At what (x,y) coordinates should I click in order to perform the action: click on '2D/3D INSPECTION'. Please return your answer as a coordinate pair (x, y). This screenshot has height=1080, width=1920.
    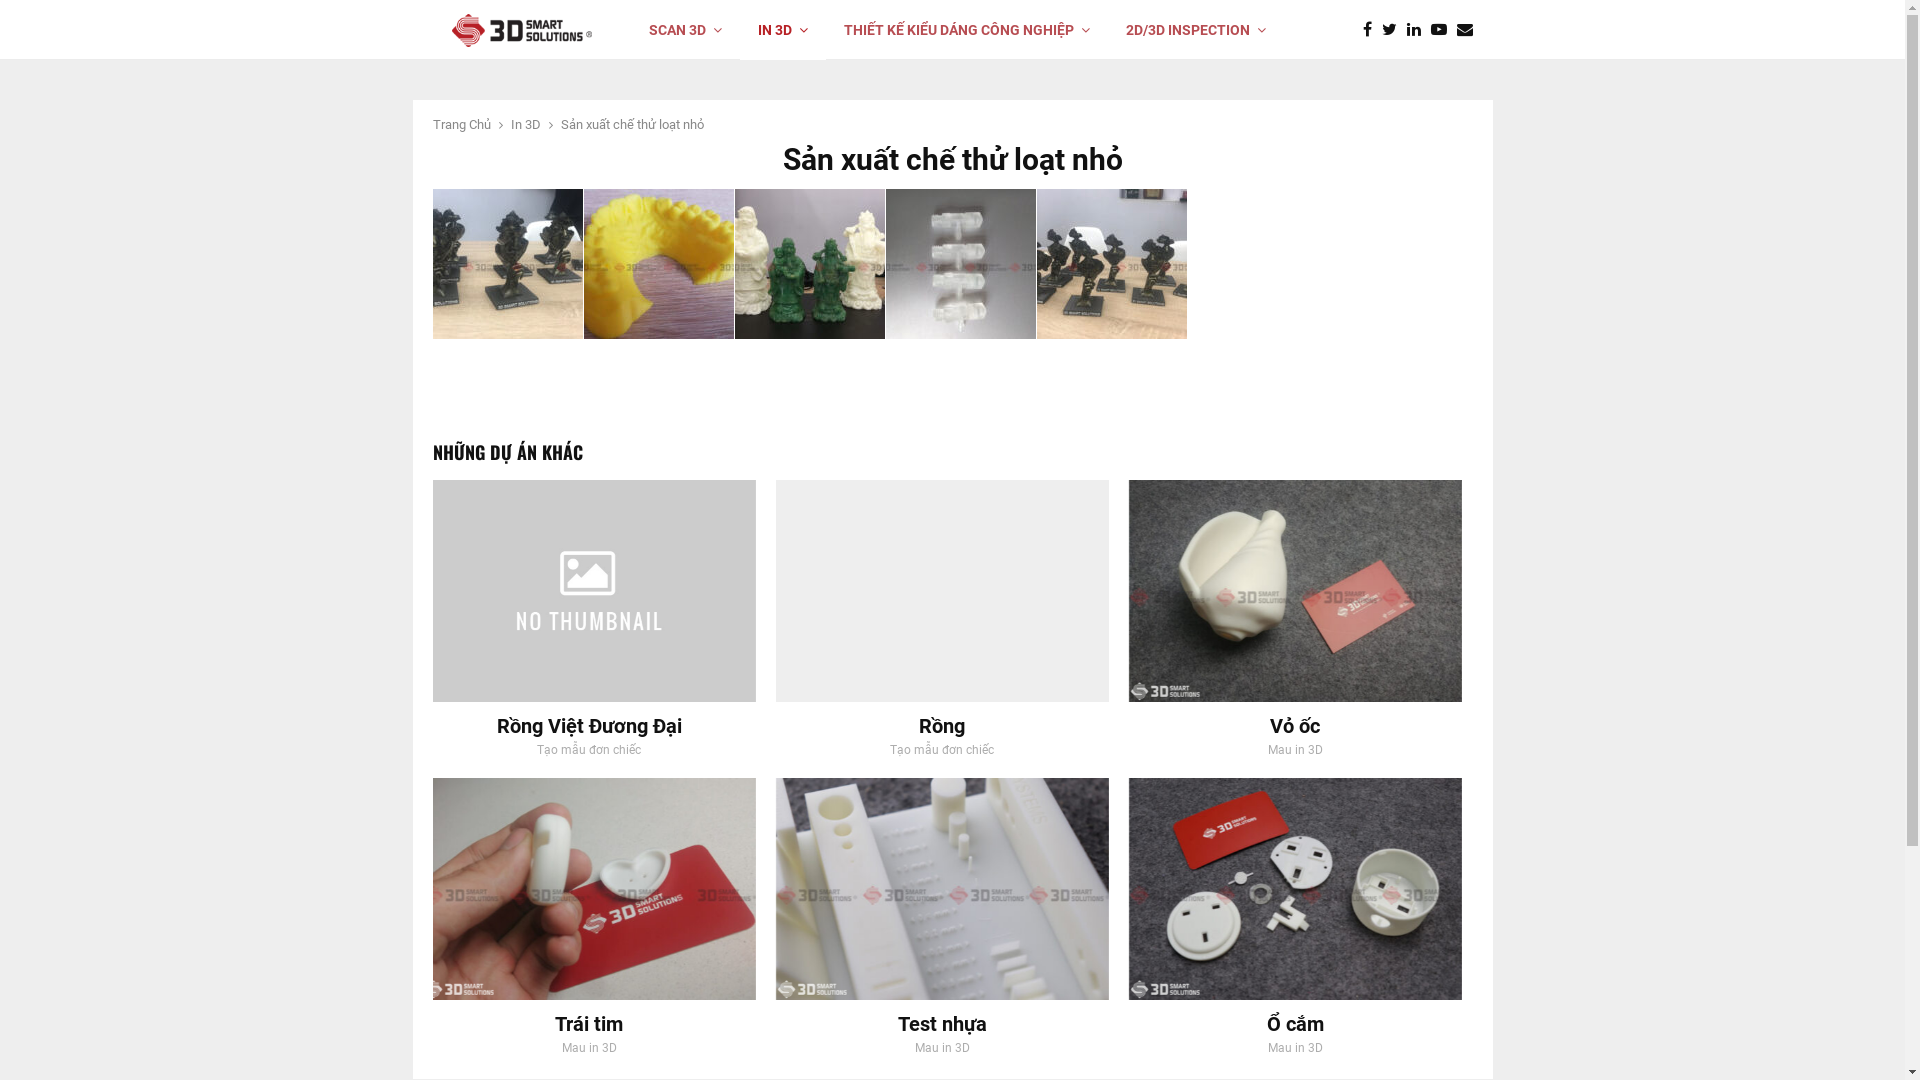
    Looking at the image, I should click on (1195, 30).